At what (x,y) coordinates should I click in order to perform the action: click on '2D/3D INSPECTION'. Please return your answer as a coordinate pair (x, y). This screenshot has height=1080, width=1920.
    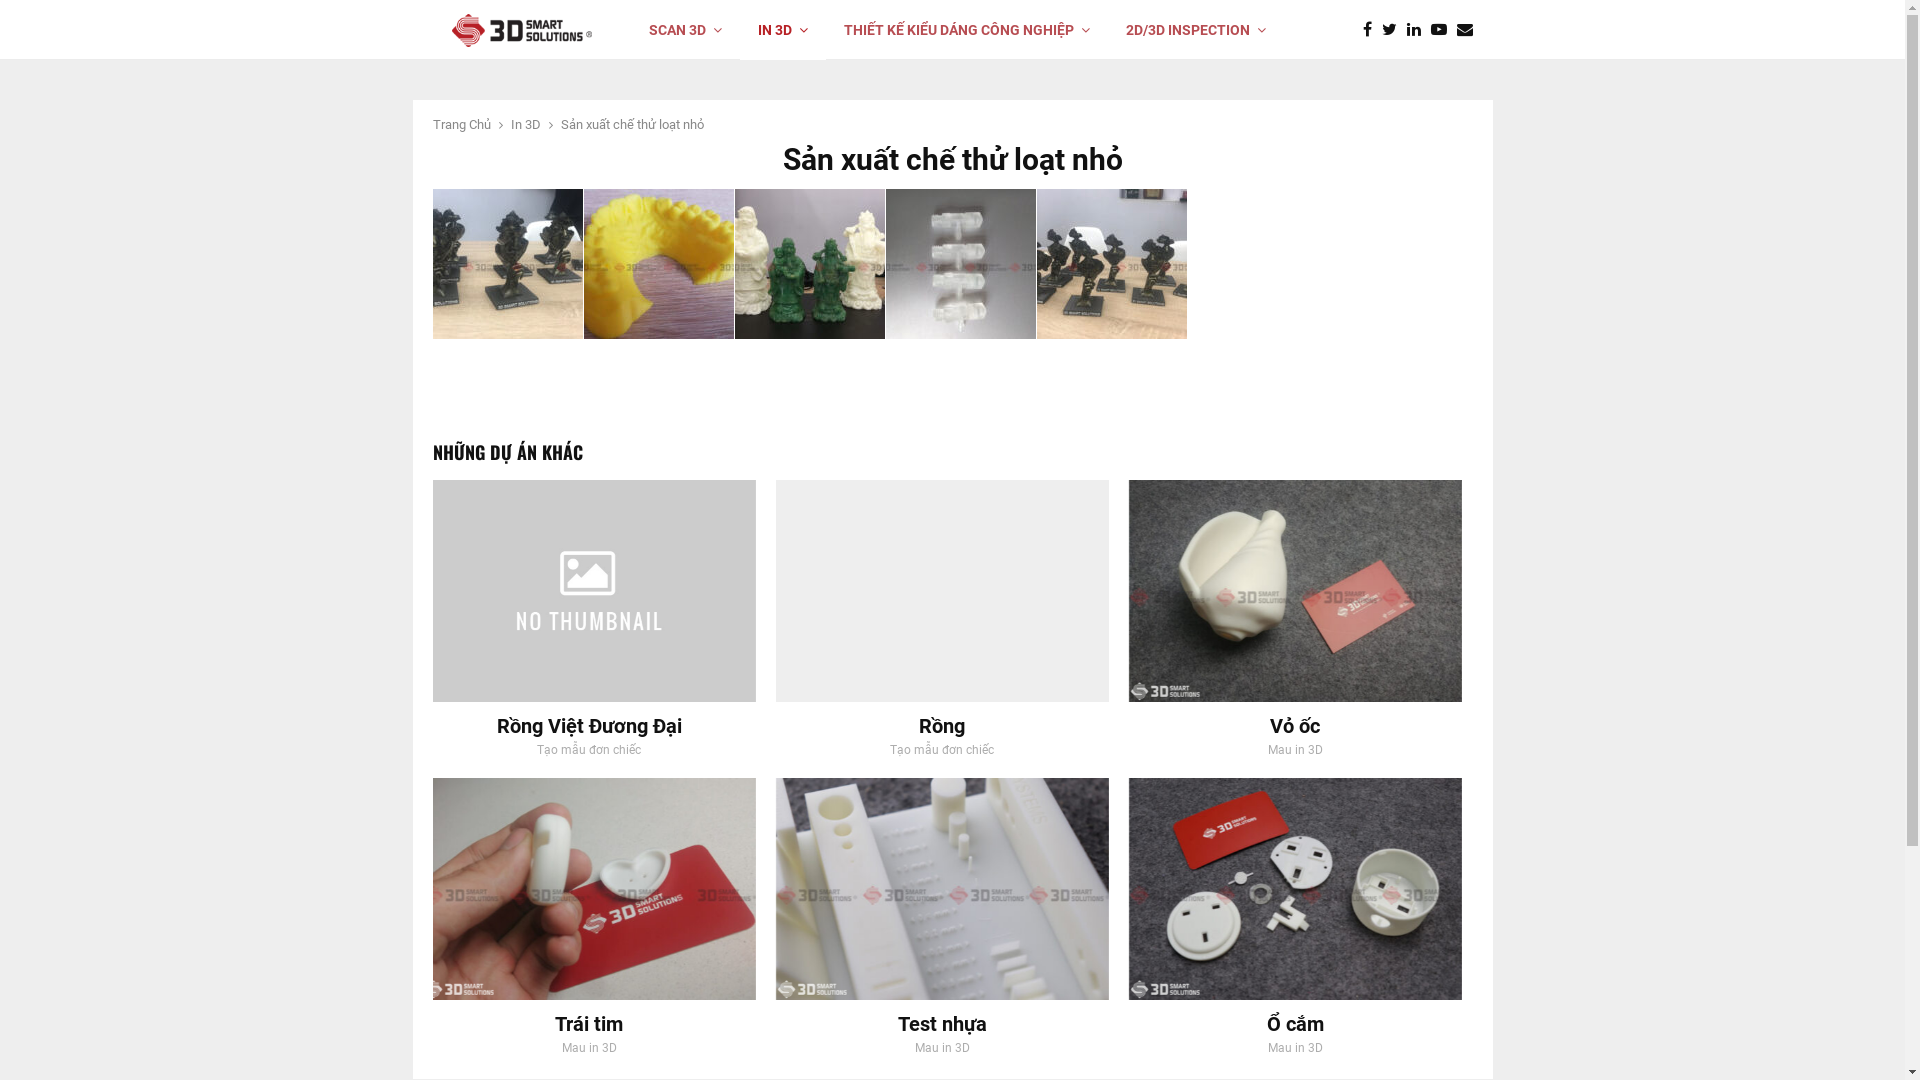
    Looking at the image, I should click on (1195, 30).